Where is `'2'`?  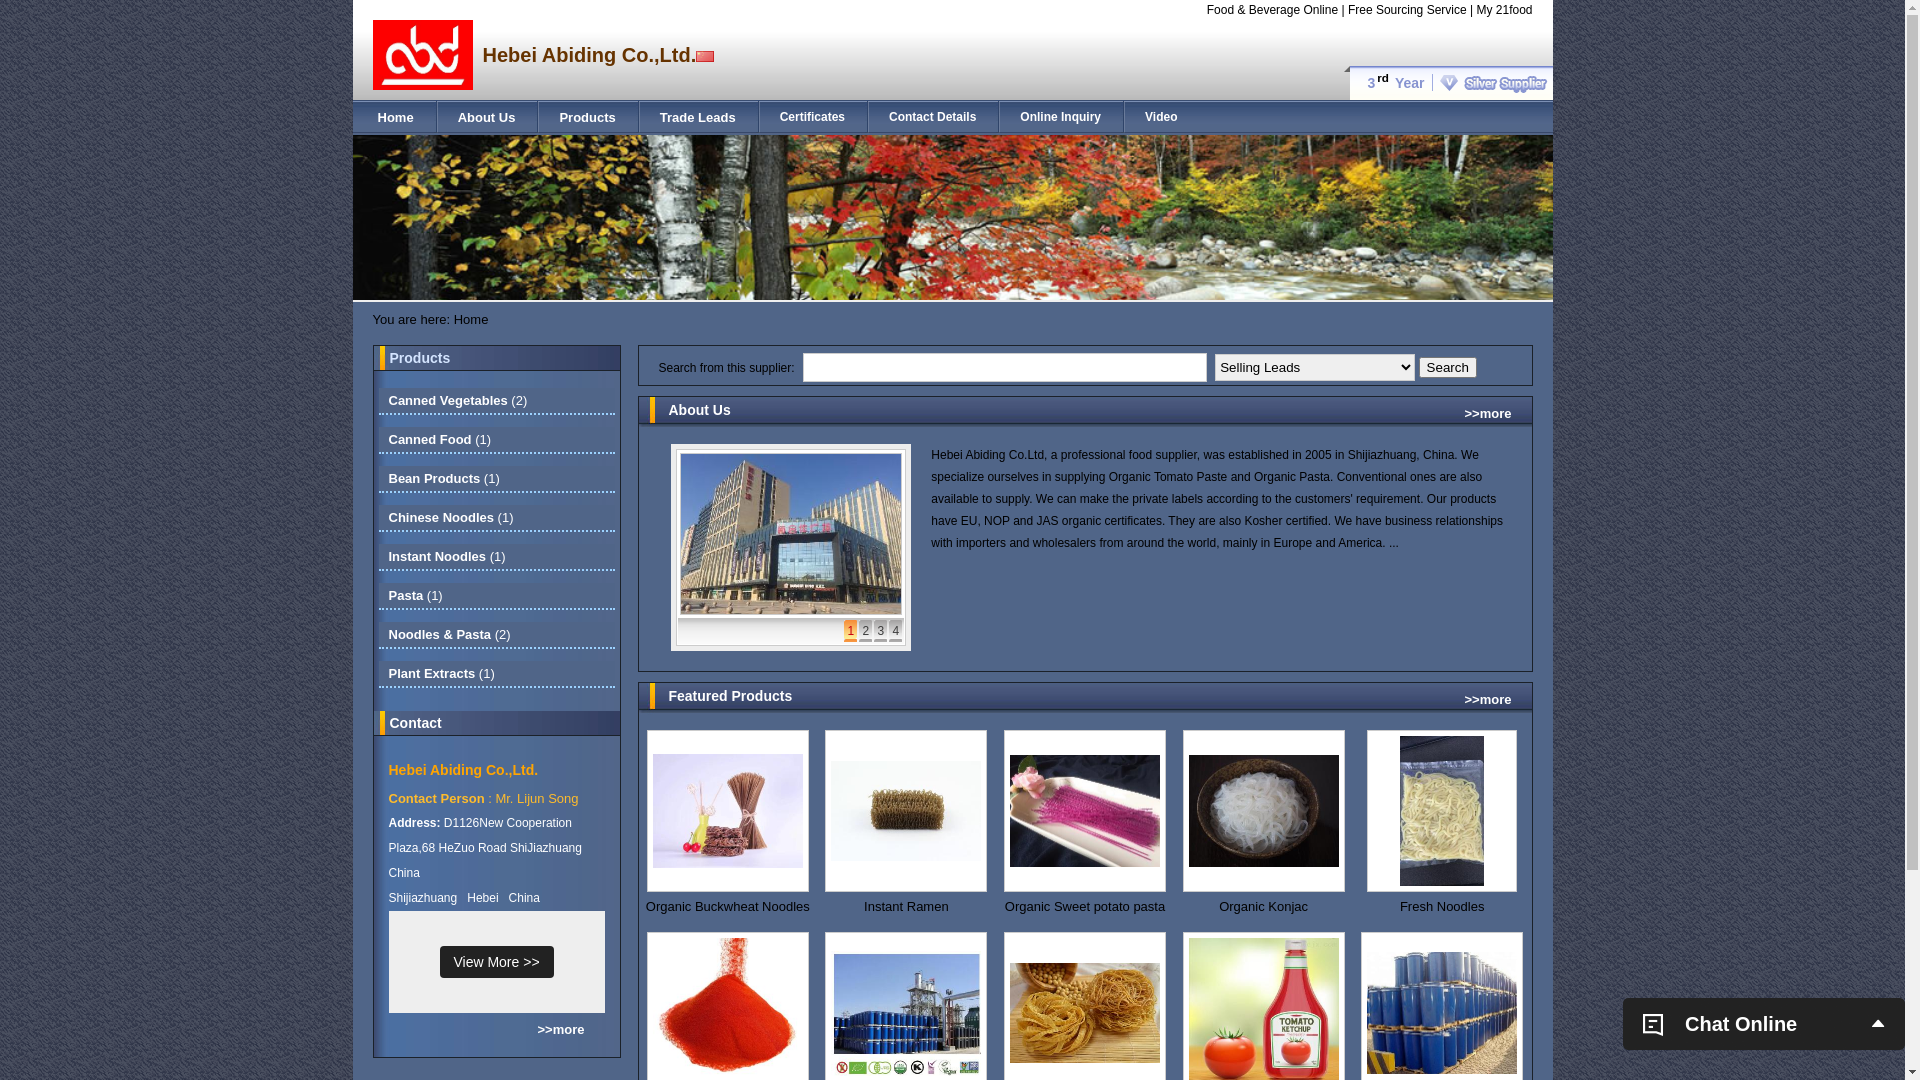 '2' is located at coordinates (865, 631).